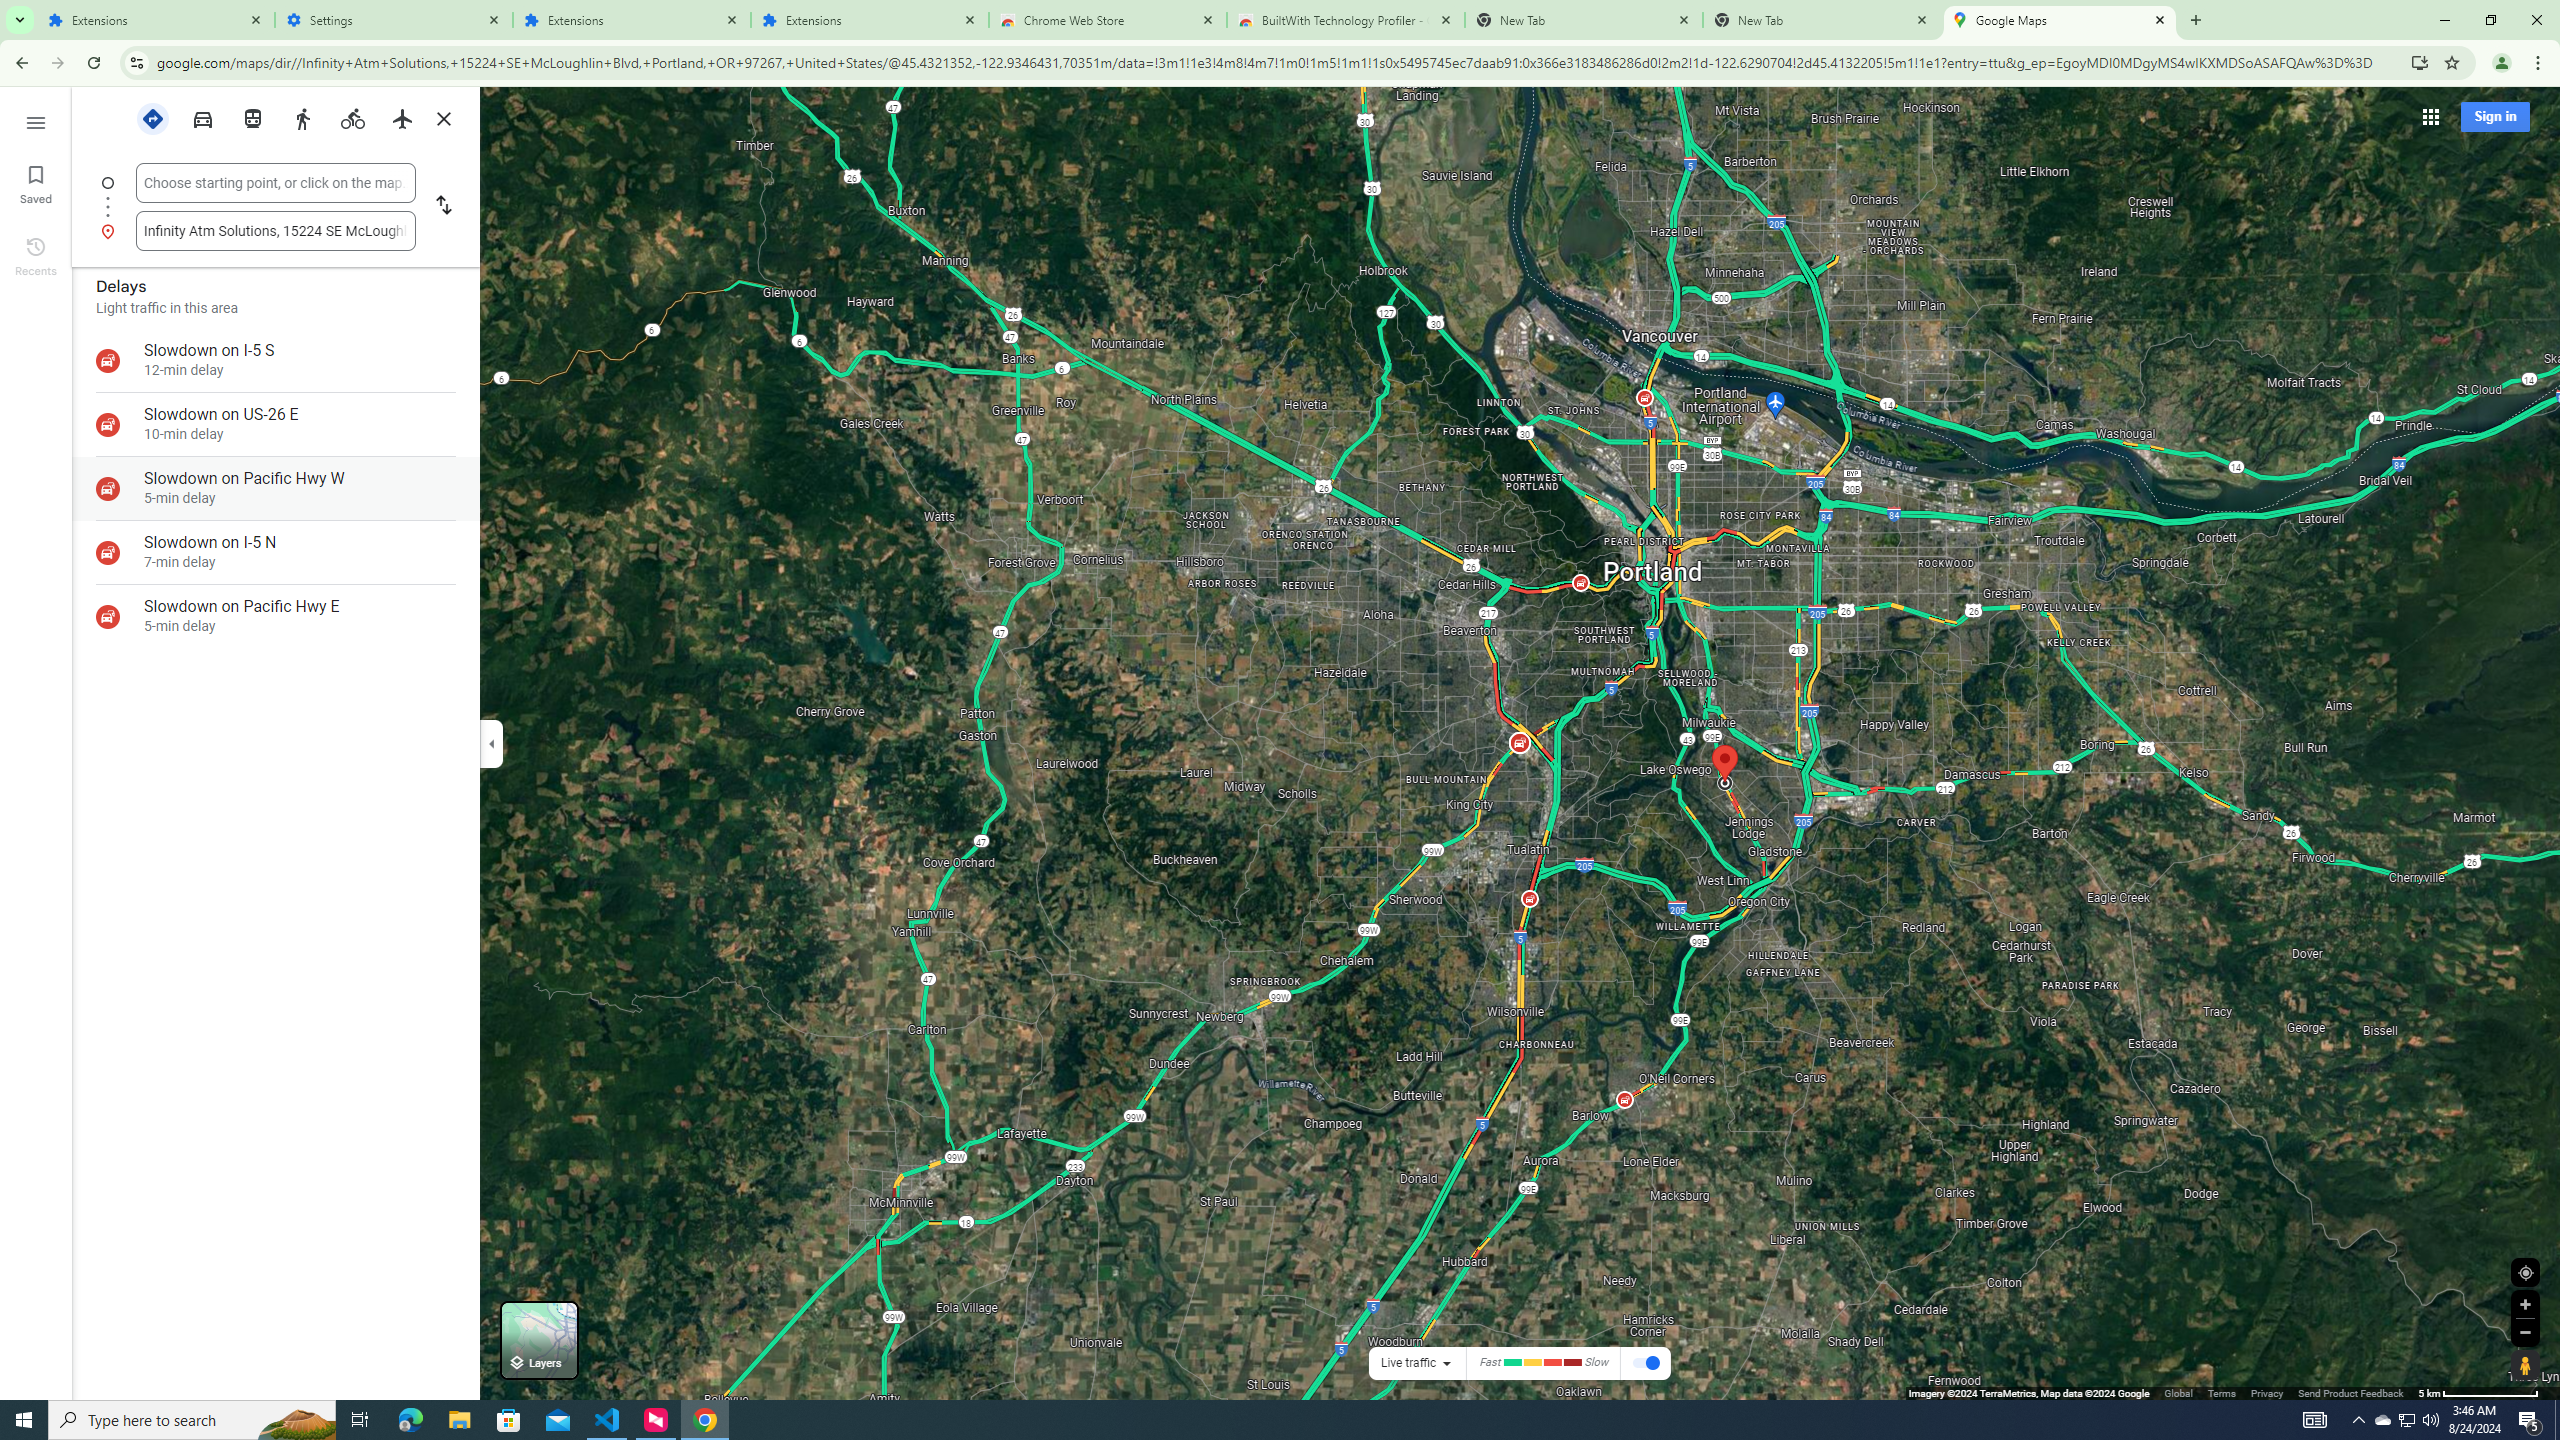 Image resolution: width=2560 pixels, height=1440 pixels. I want to click on 'Transit', so click(252, 116).